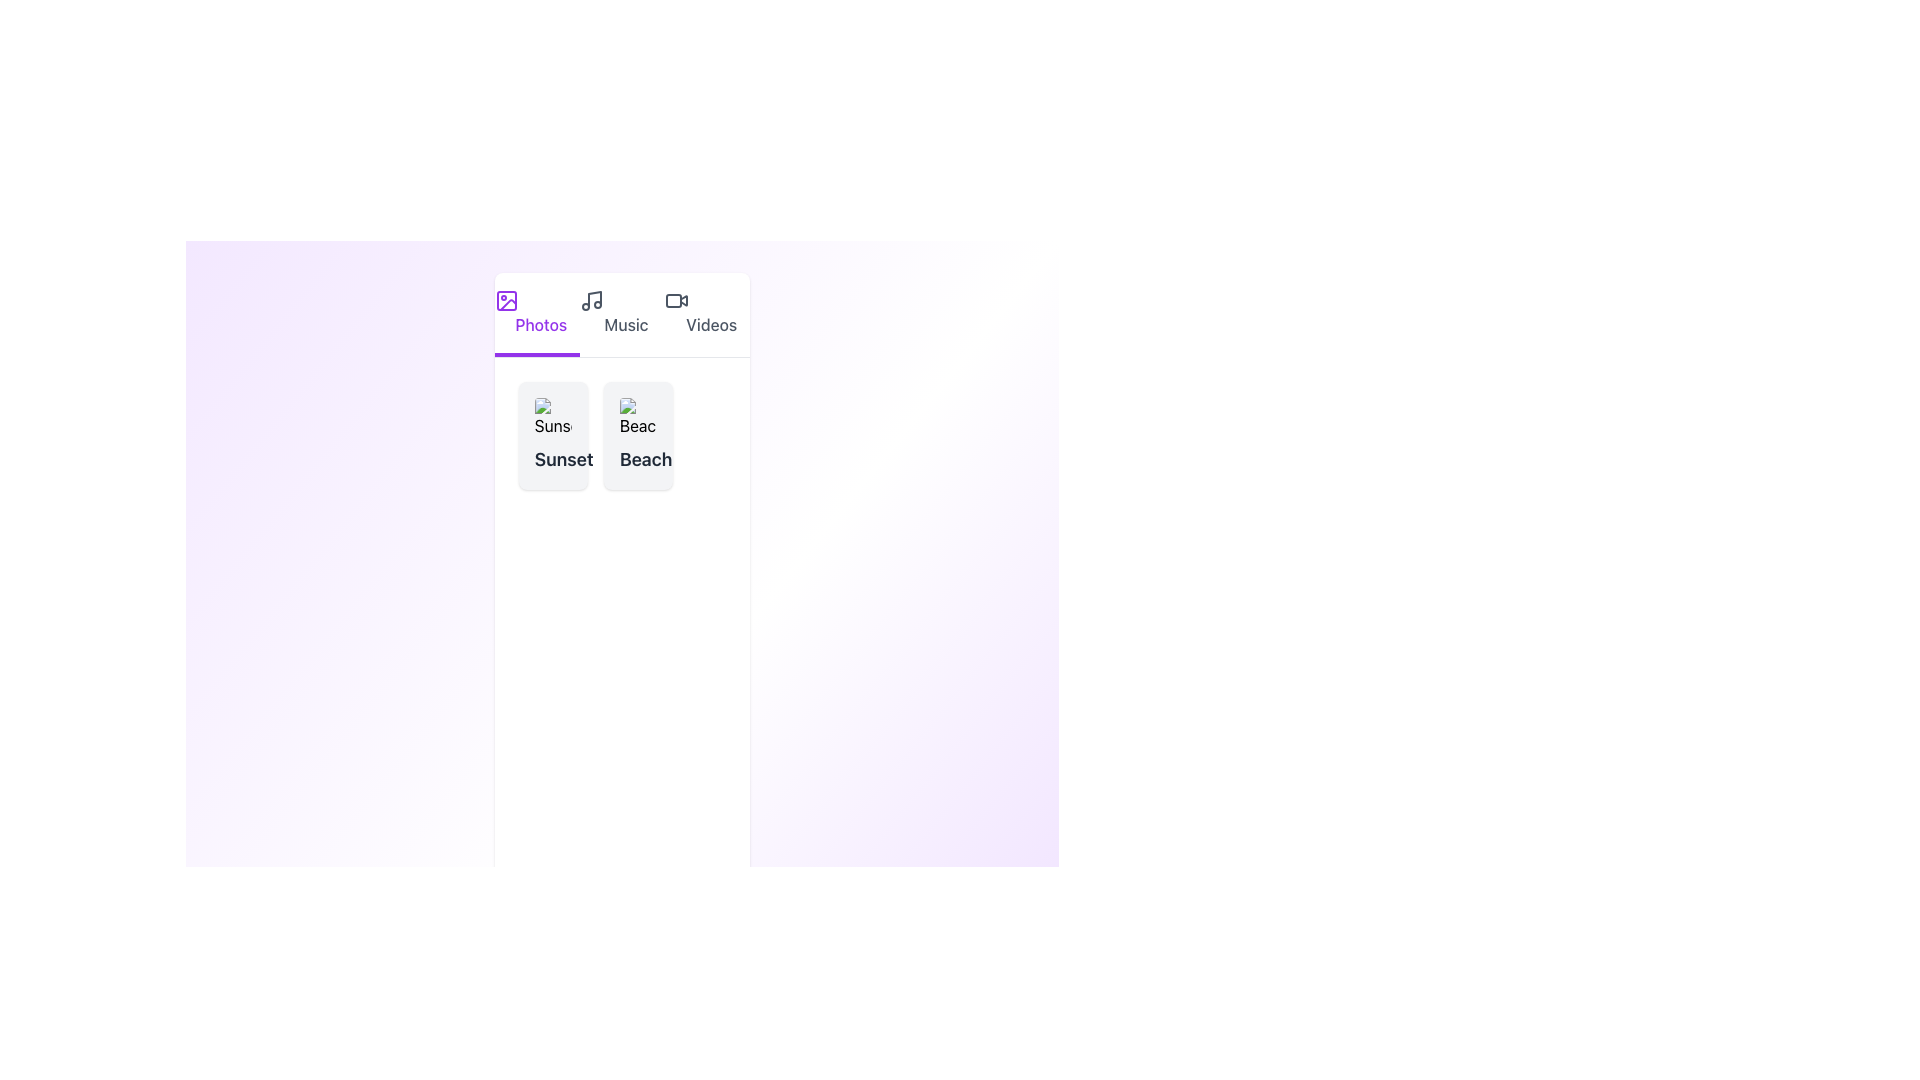 The height and width of the screenshot is (1080, 1920). Describe the element at coordinates (621, 315) in the screenshot. I see `the navigation button that directs users to the 'Music' section in the horizontal menu, positioned between 'Photos' and 'Videos'` at that location.